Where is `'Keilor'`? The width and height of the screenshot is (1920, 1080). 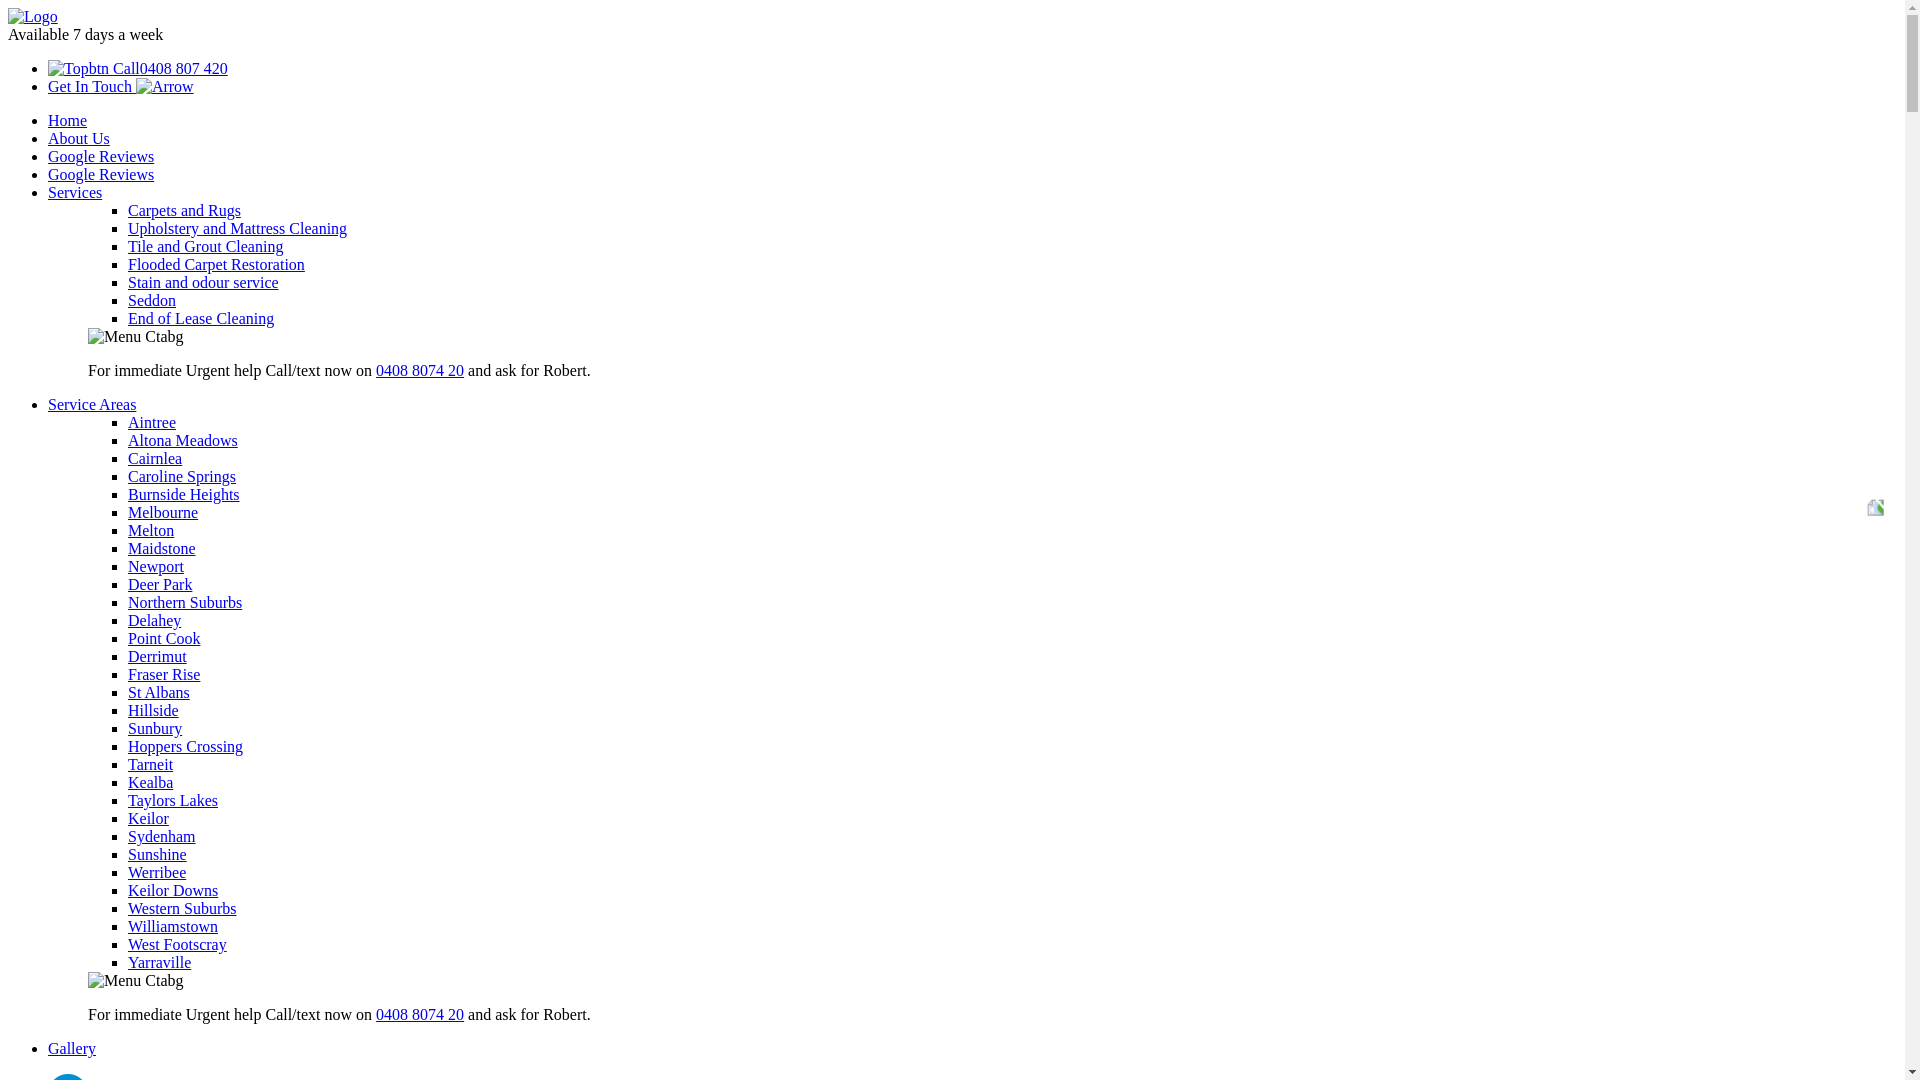
'Keilor' is located at coordinates (127, 818).